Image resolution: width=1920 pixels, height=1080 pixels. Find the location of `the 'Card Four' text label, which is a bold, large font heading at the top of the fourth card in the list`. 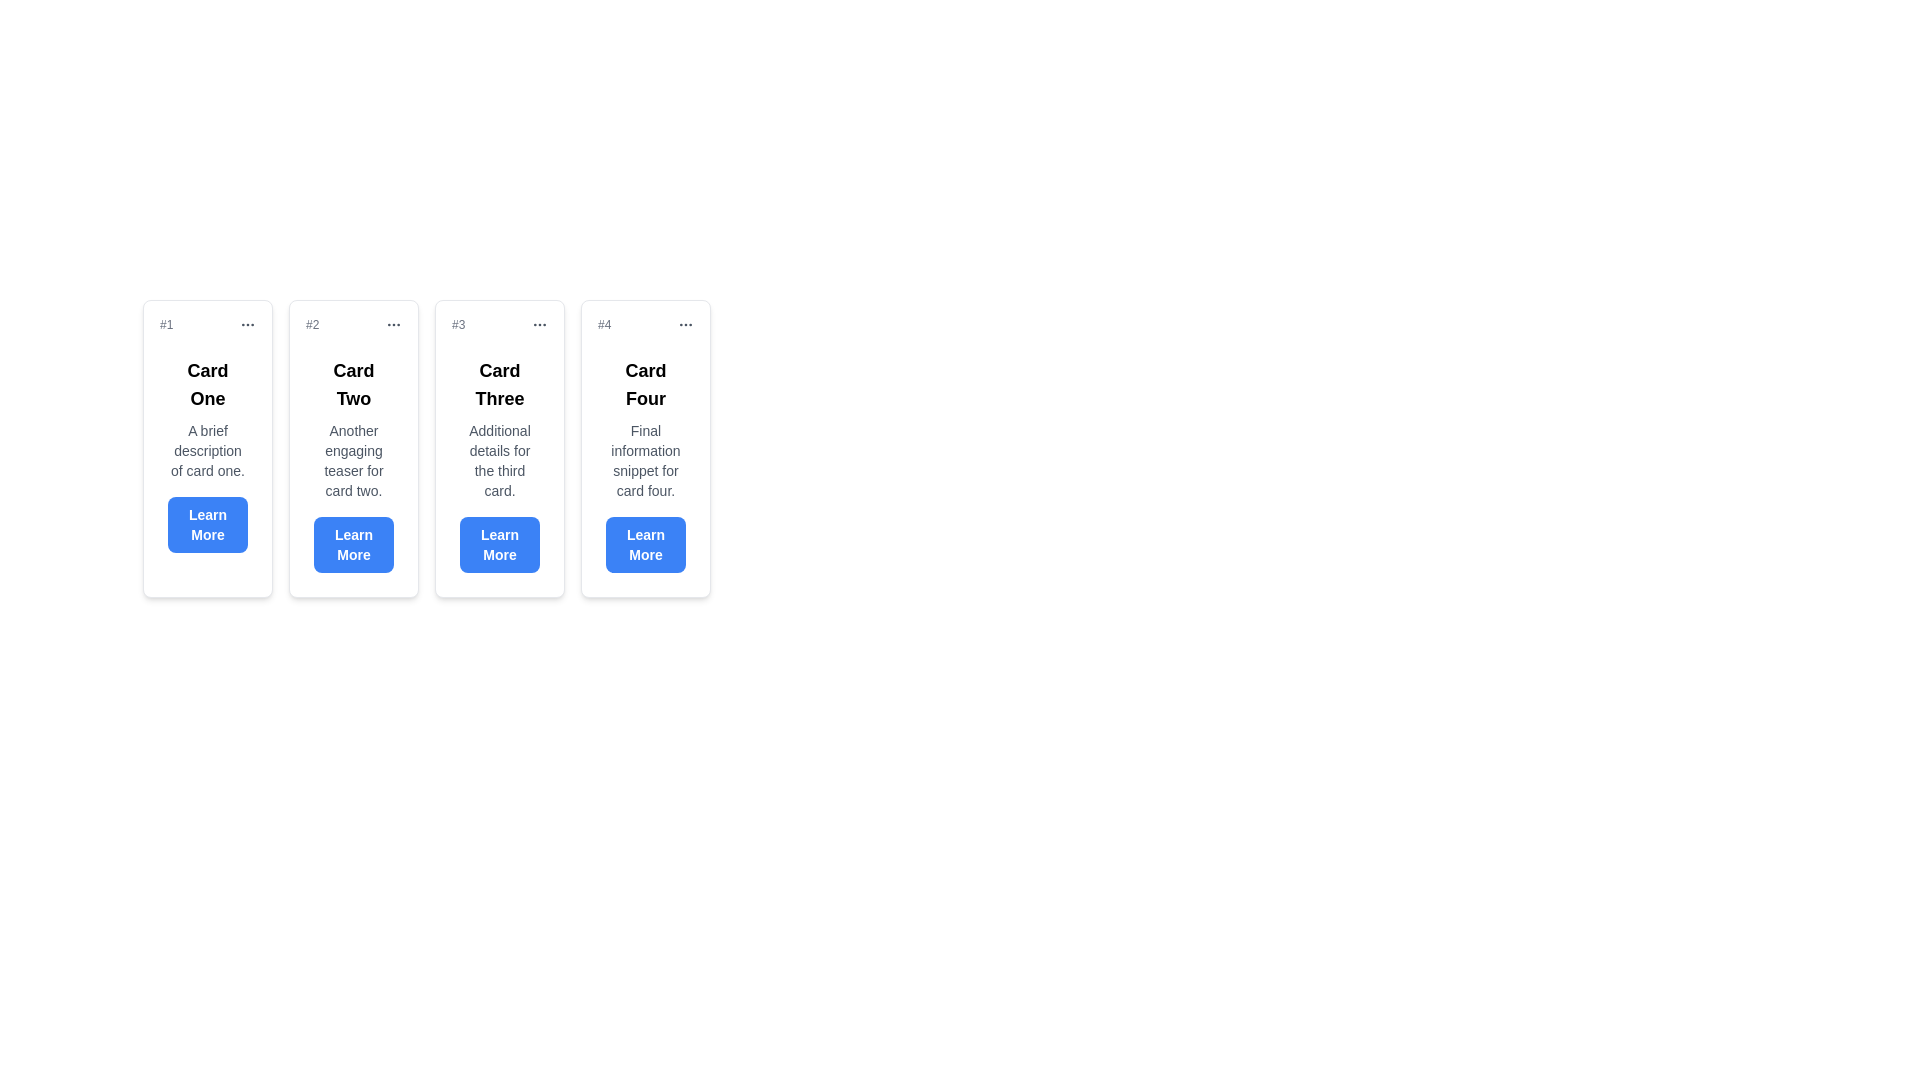

the 'Card Four' text label, which is a bold, large font heading at the top of the fourth card in the list is located at coordinates (646, 385).